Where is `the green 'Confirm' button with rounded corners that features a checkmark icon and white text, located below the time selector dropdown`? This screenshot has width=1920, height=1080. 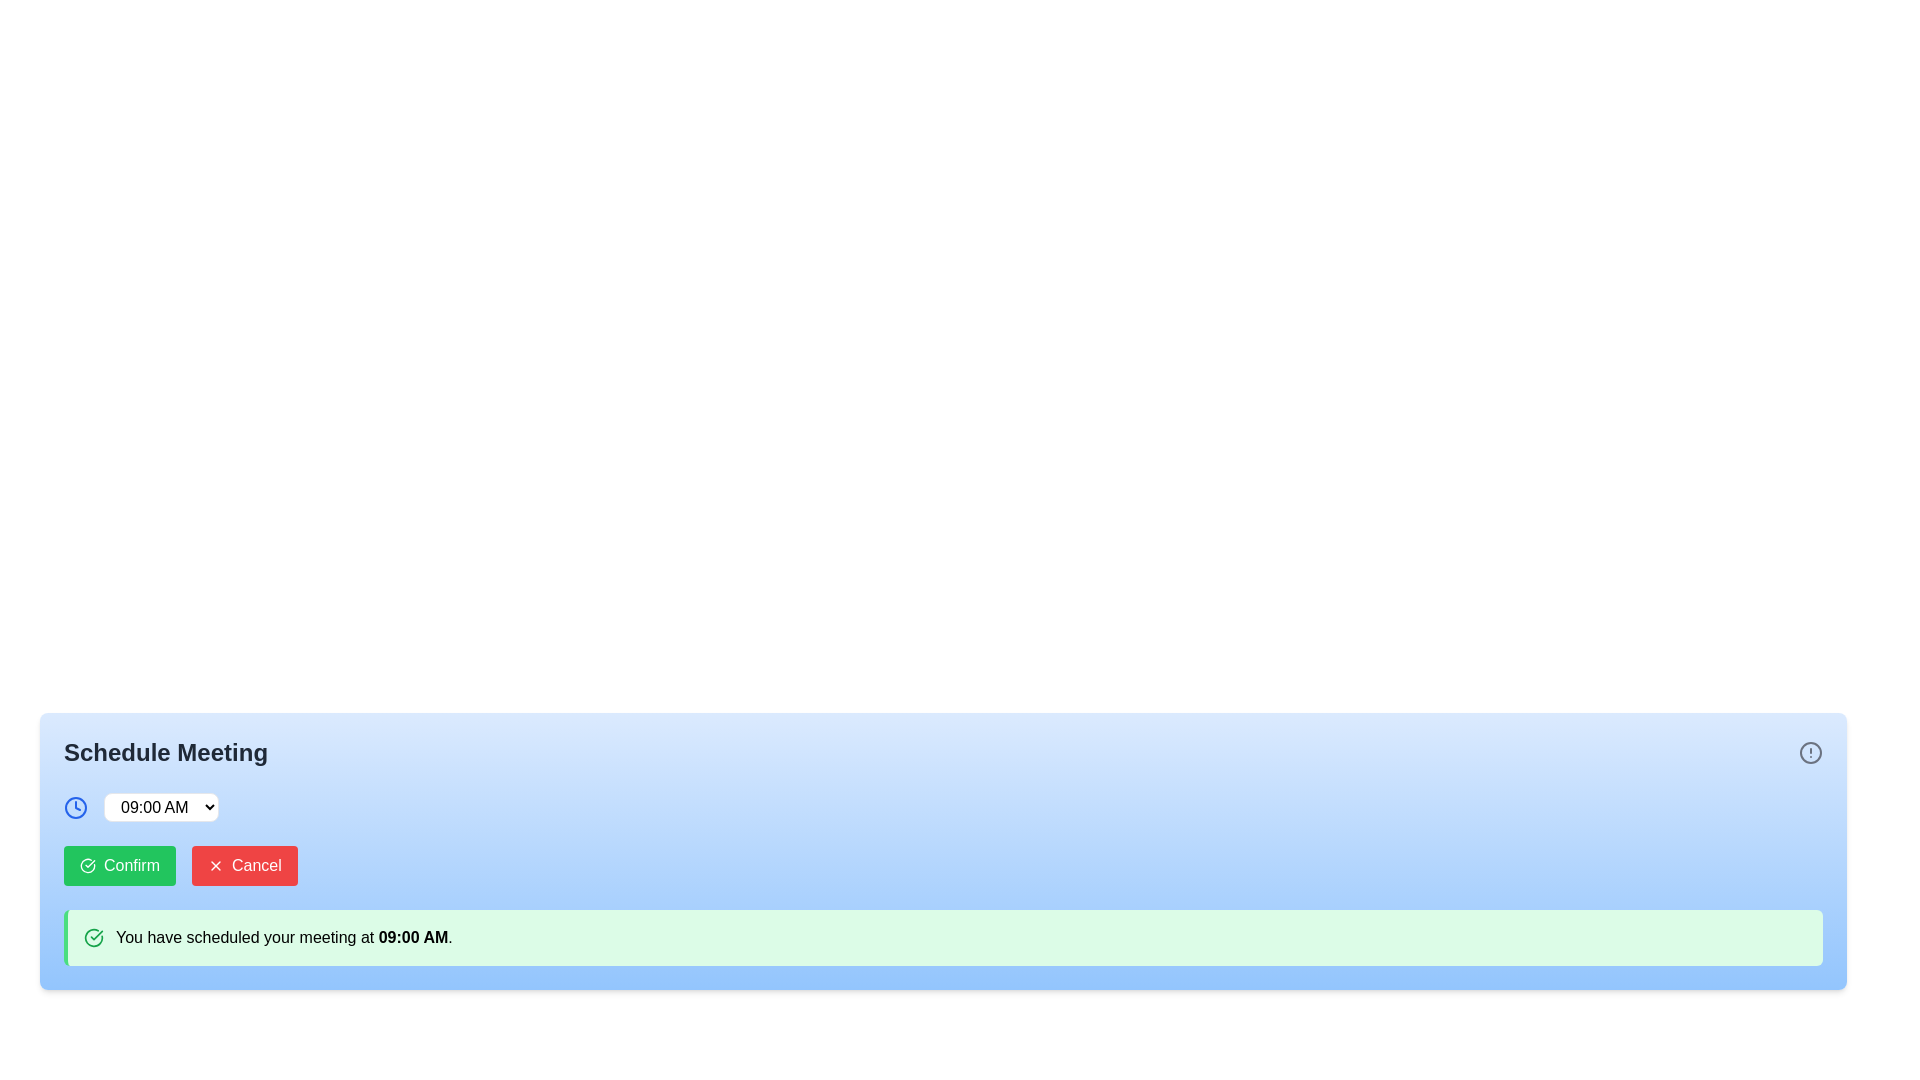
the green 'Confirm' button with rounded corners that features a checkmark icon and white text, located below the time selector dropdown is located at coordinates (119, 865).